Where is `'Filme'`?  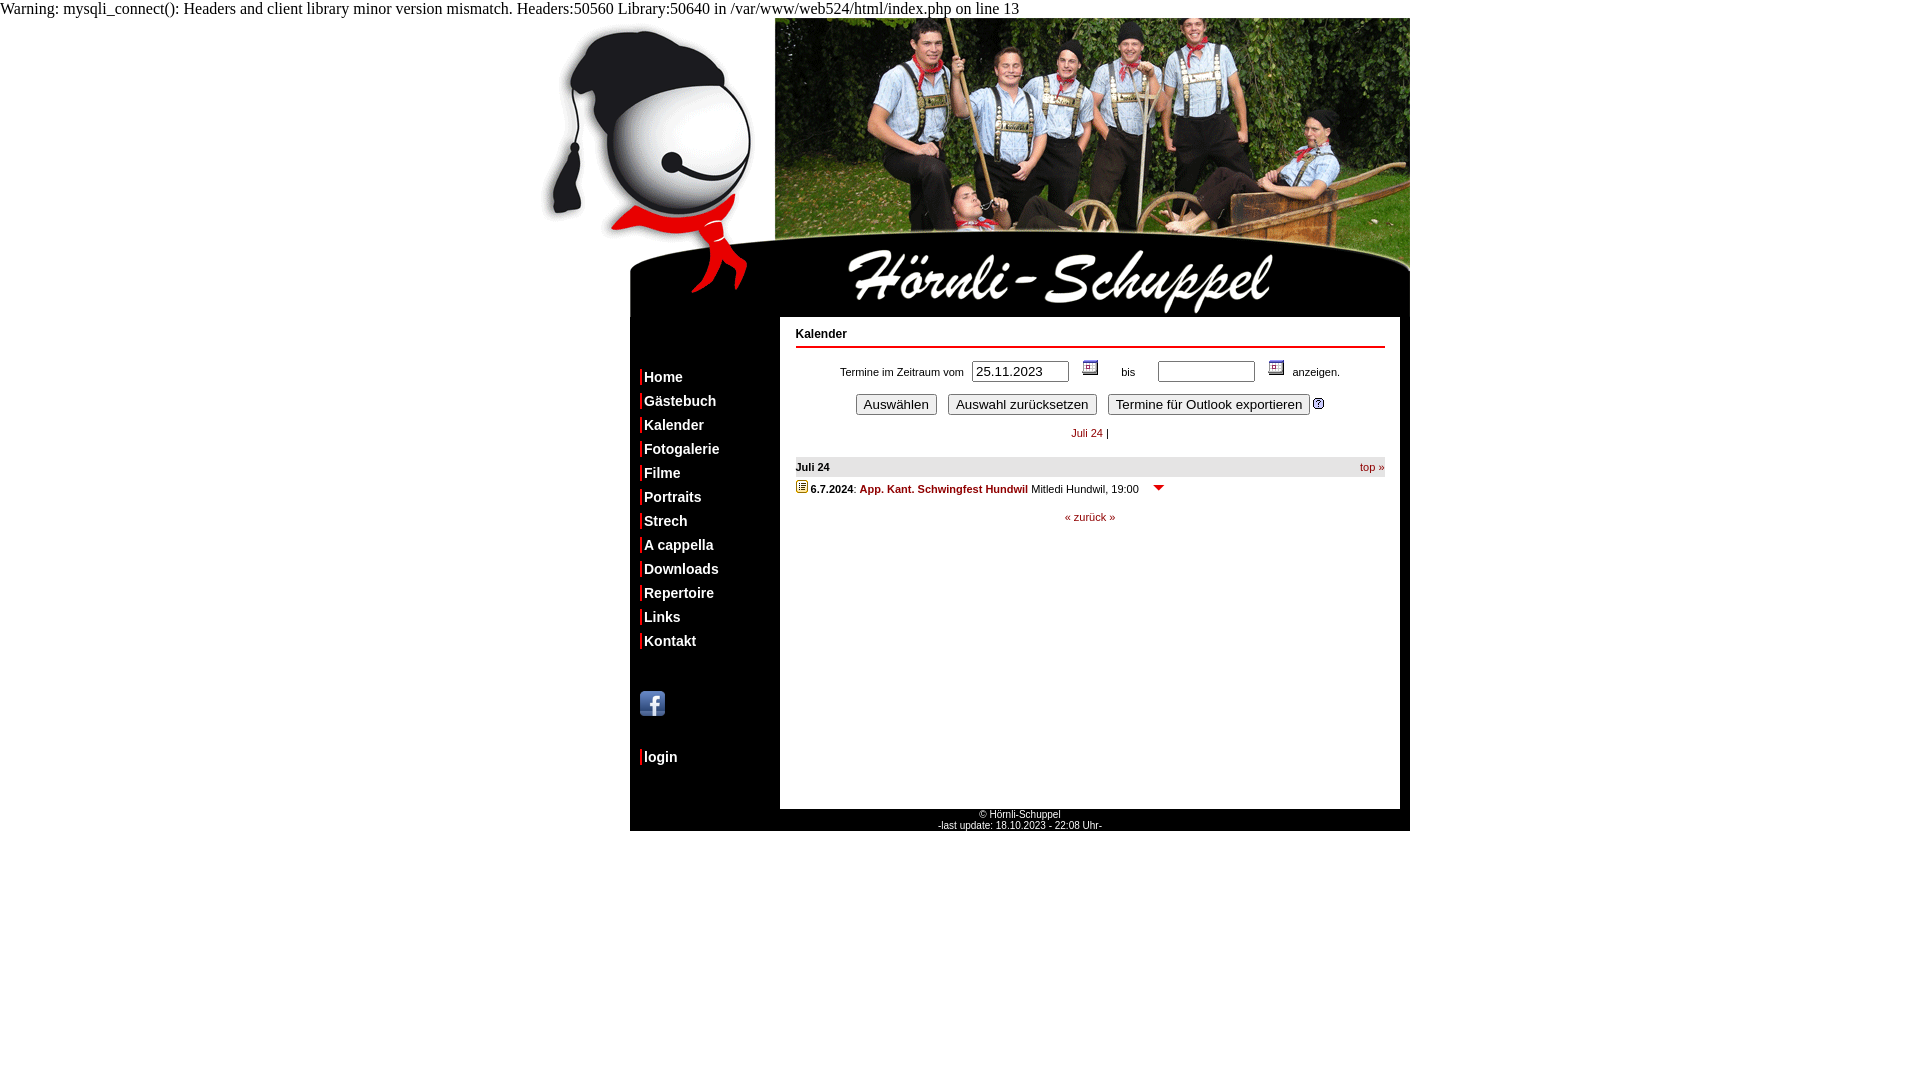
'Filme' is located at coordinates (638, 473).